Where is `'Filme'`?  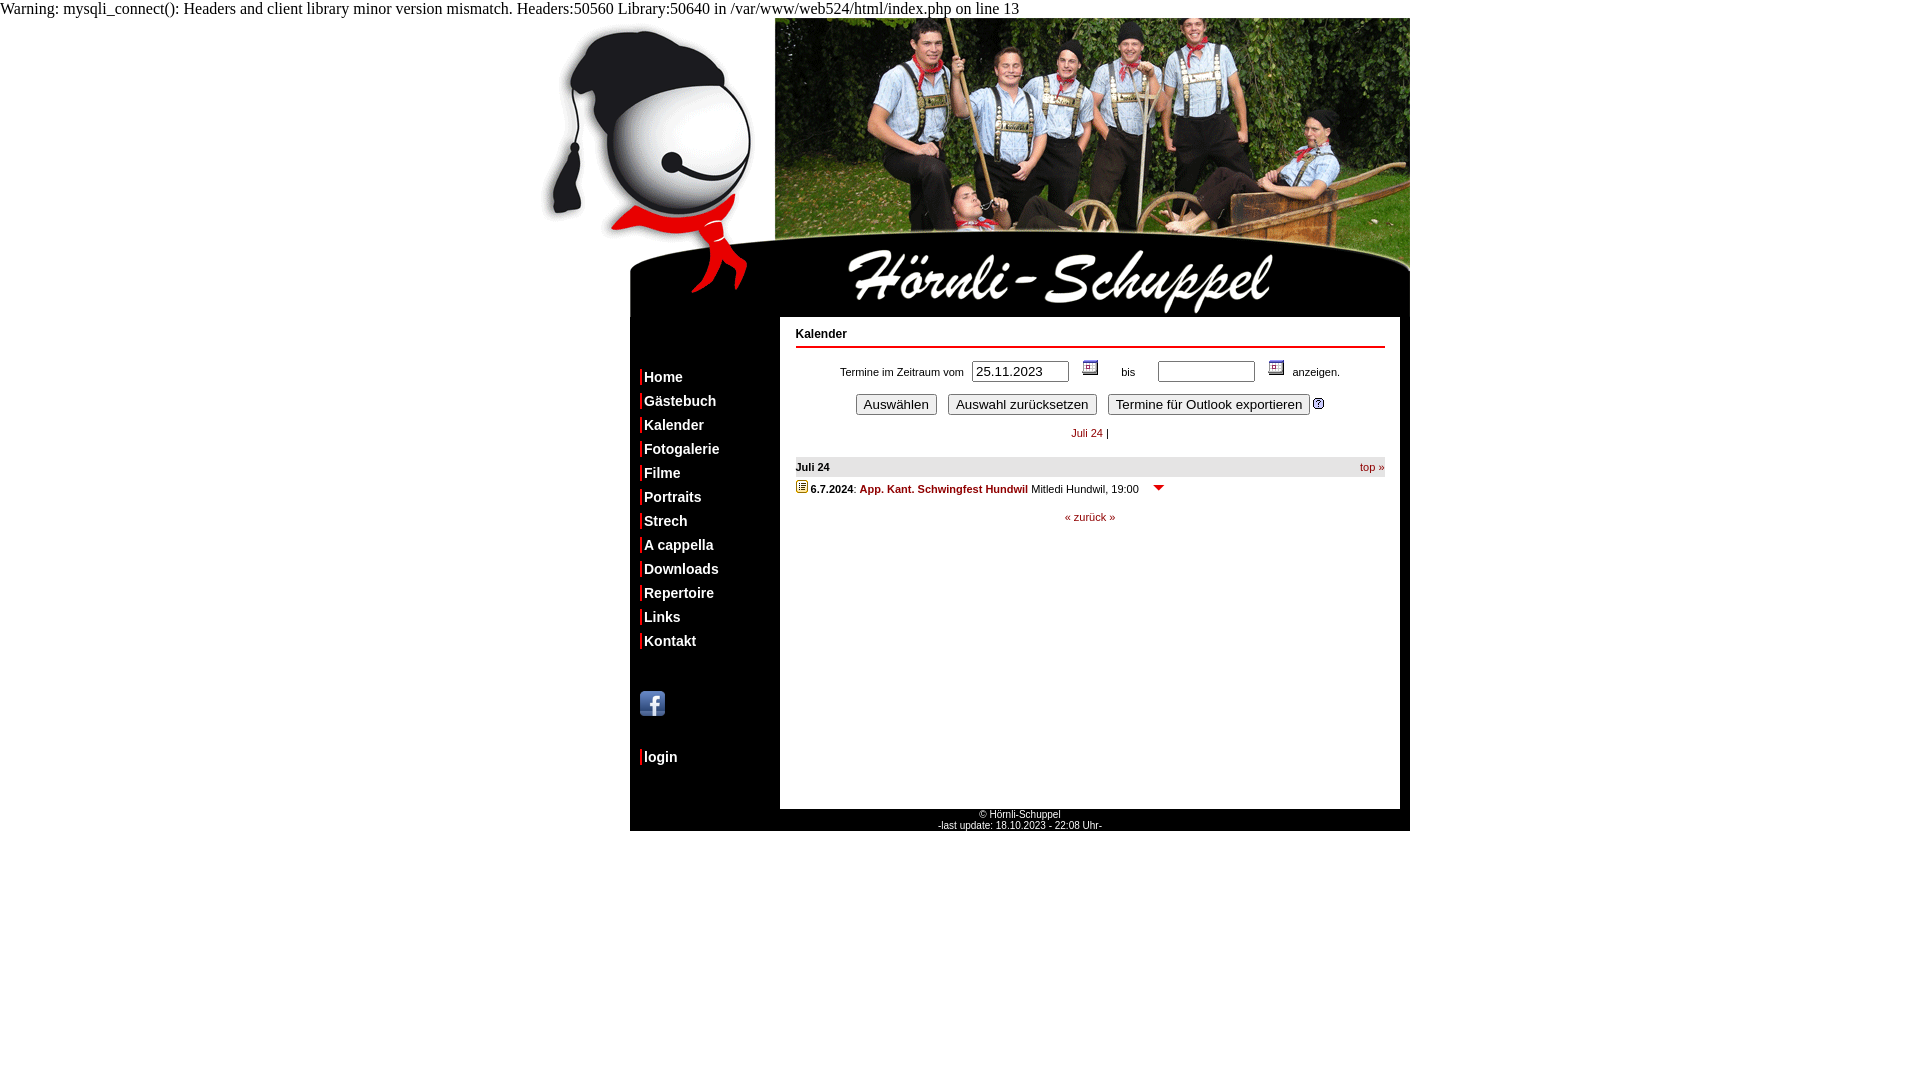
'Filme' is located at coordinates (638, 473).